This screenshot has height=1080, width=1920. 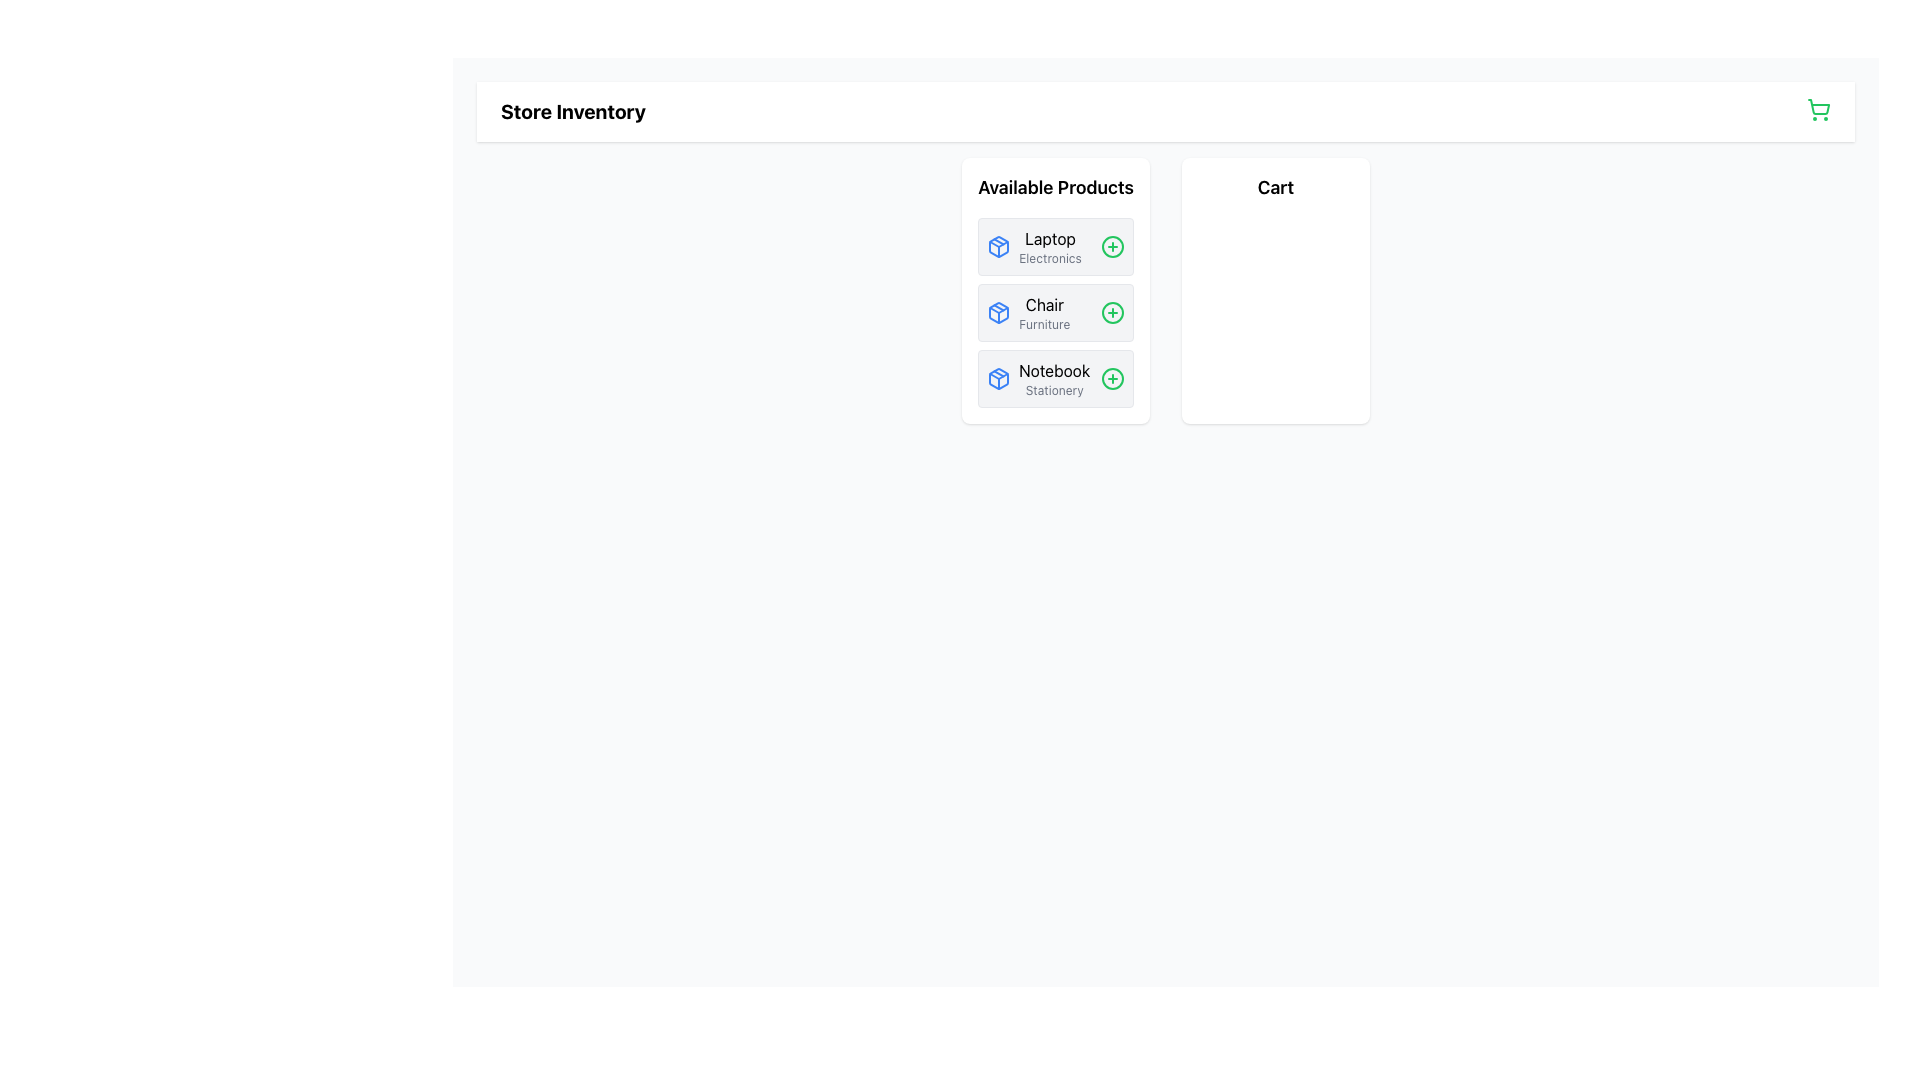 What do you see at coordinates (1034, 245) in the screenshot?
I see `the 'Laptop' product list item, which features a blue package icon and the title 'Laptop' in bold black text` at bounding box center [1034, 245].